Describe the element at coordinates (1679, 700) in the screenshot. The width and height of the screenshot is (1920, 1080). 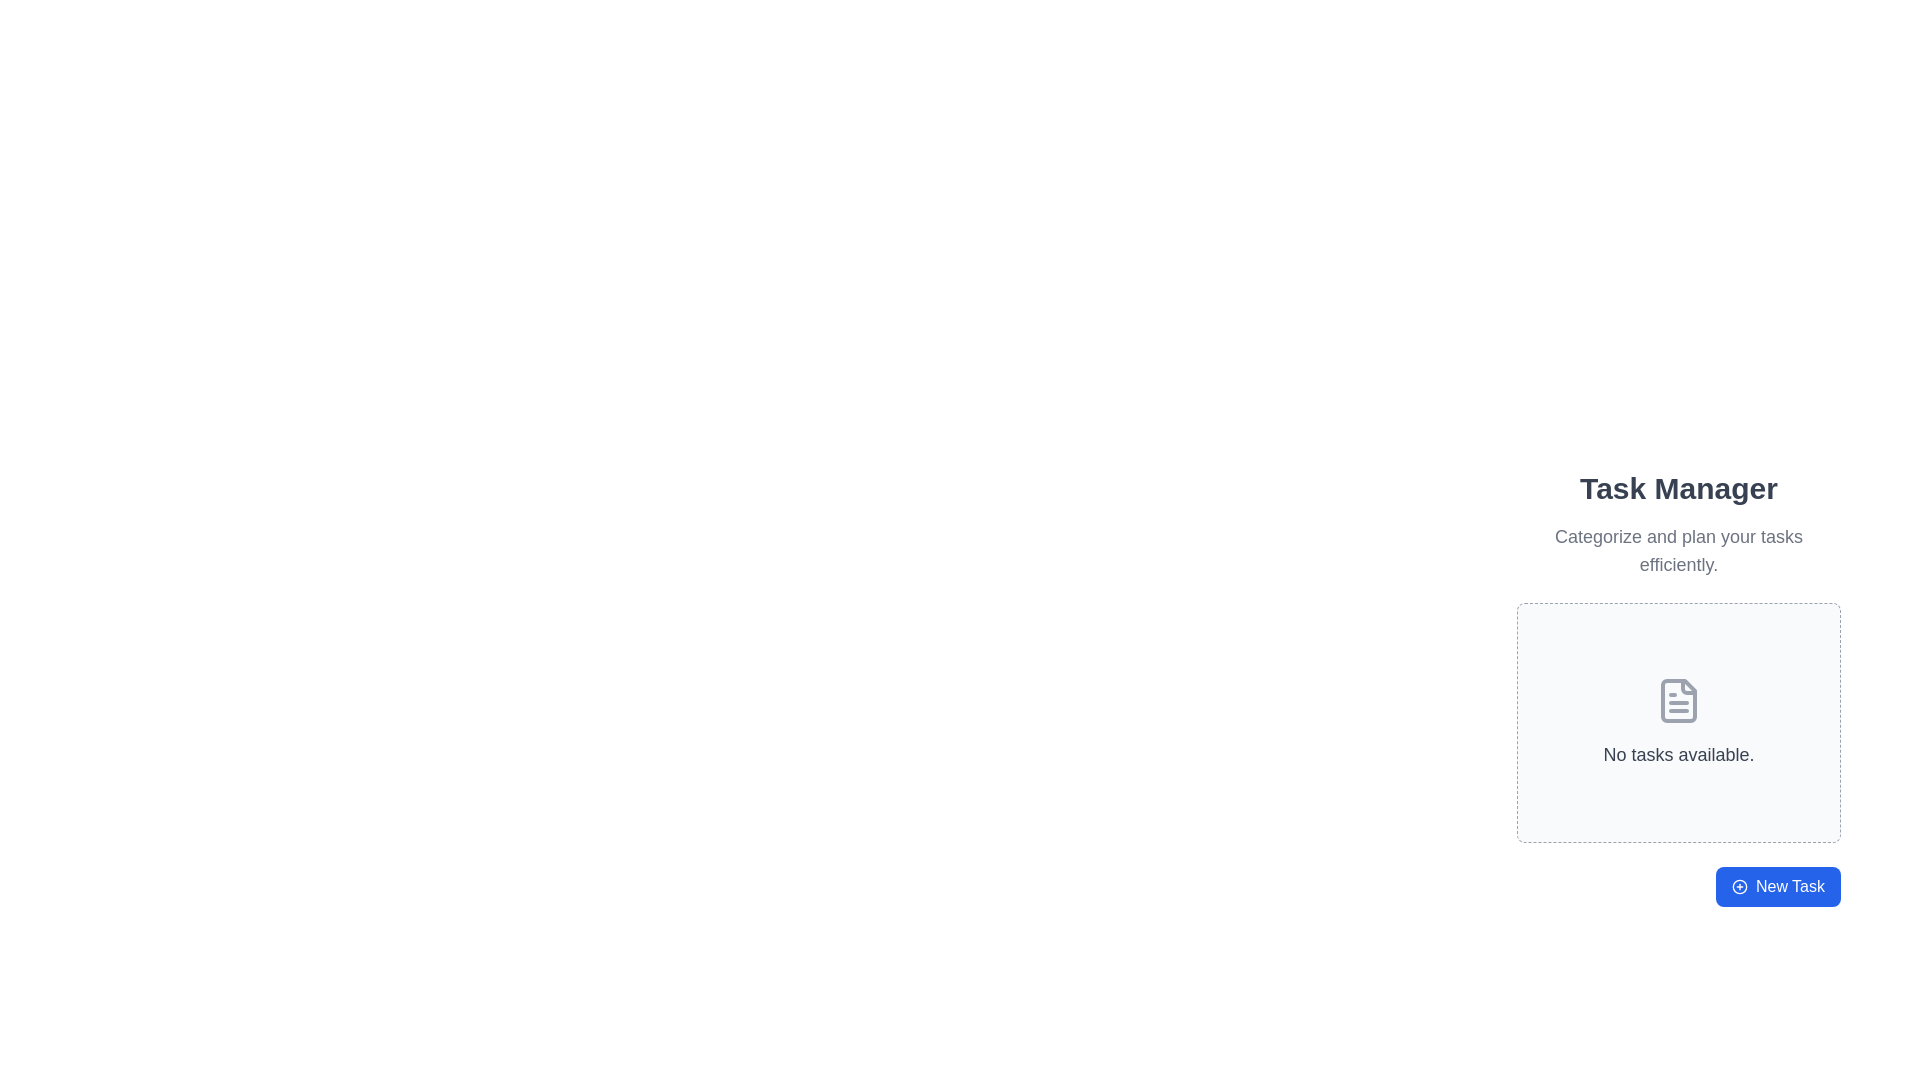
I see `the Decorative icon, which resembles a document with lines representing text, located centrally within the bordered area labeled 'No tasks available.'` at that location.